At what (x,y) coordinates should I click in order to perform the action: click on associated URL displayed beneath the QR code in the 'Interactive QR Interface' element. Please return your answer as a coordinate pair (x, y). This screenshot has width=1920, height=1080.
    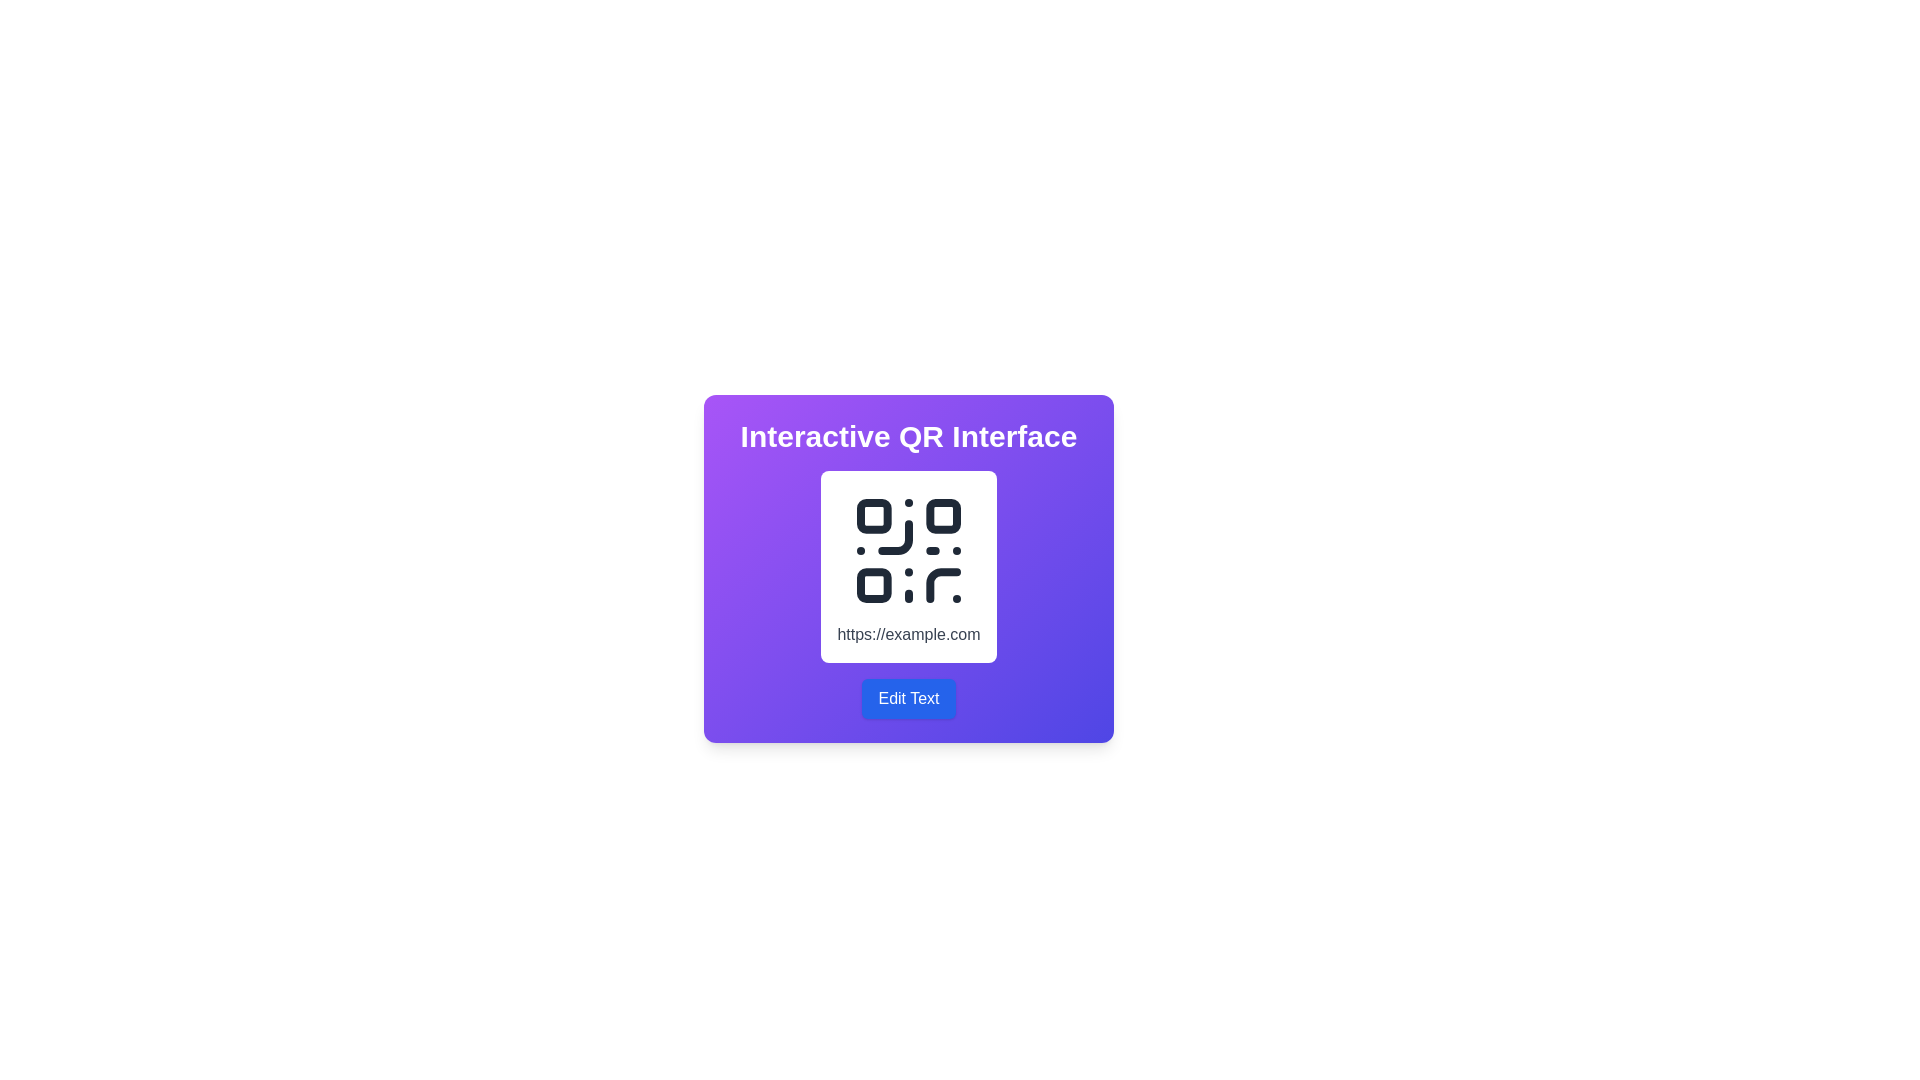
    Looking at the image, I should click on (907, 593).